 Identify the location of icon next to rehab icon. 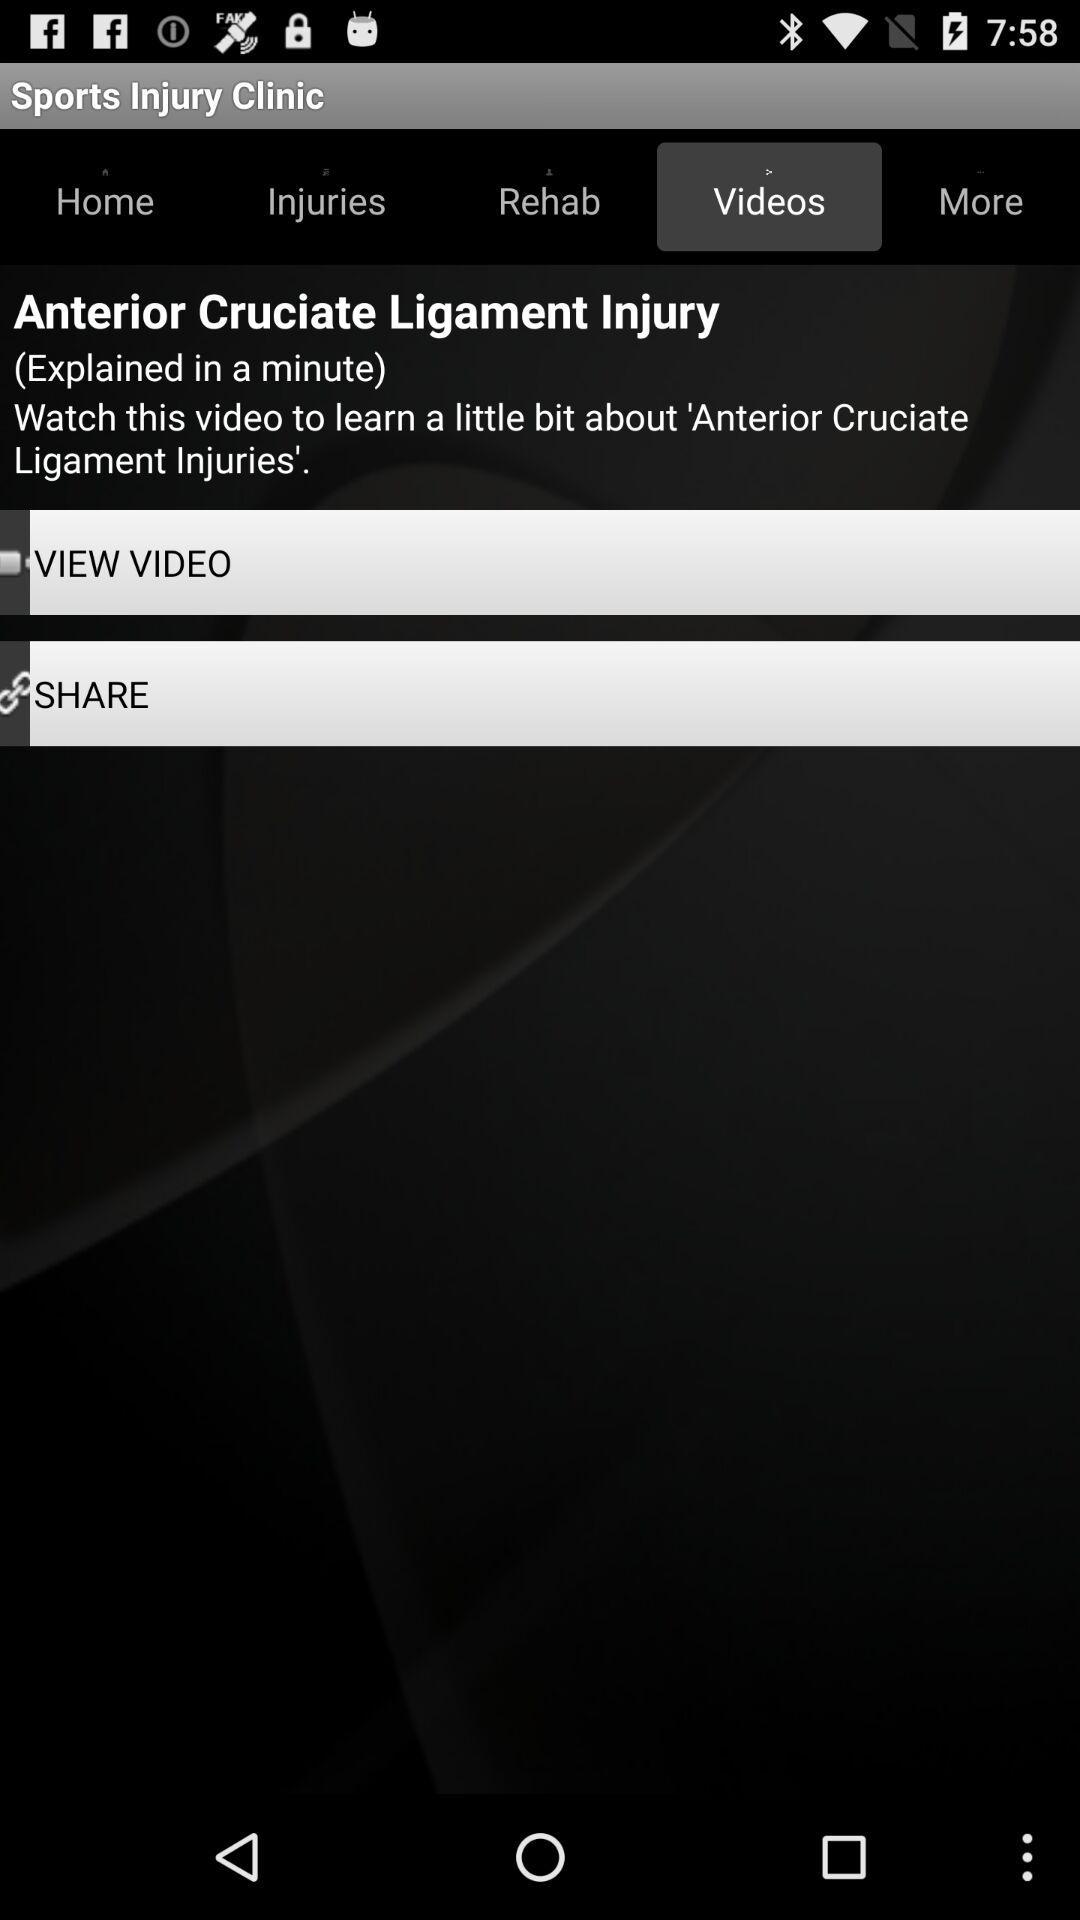
(768, 196).